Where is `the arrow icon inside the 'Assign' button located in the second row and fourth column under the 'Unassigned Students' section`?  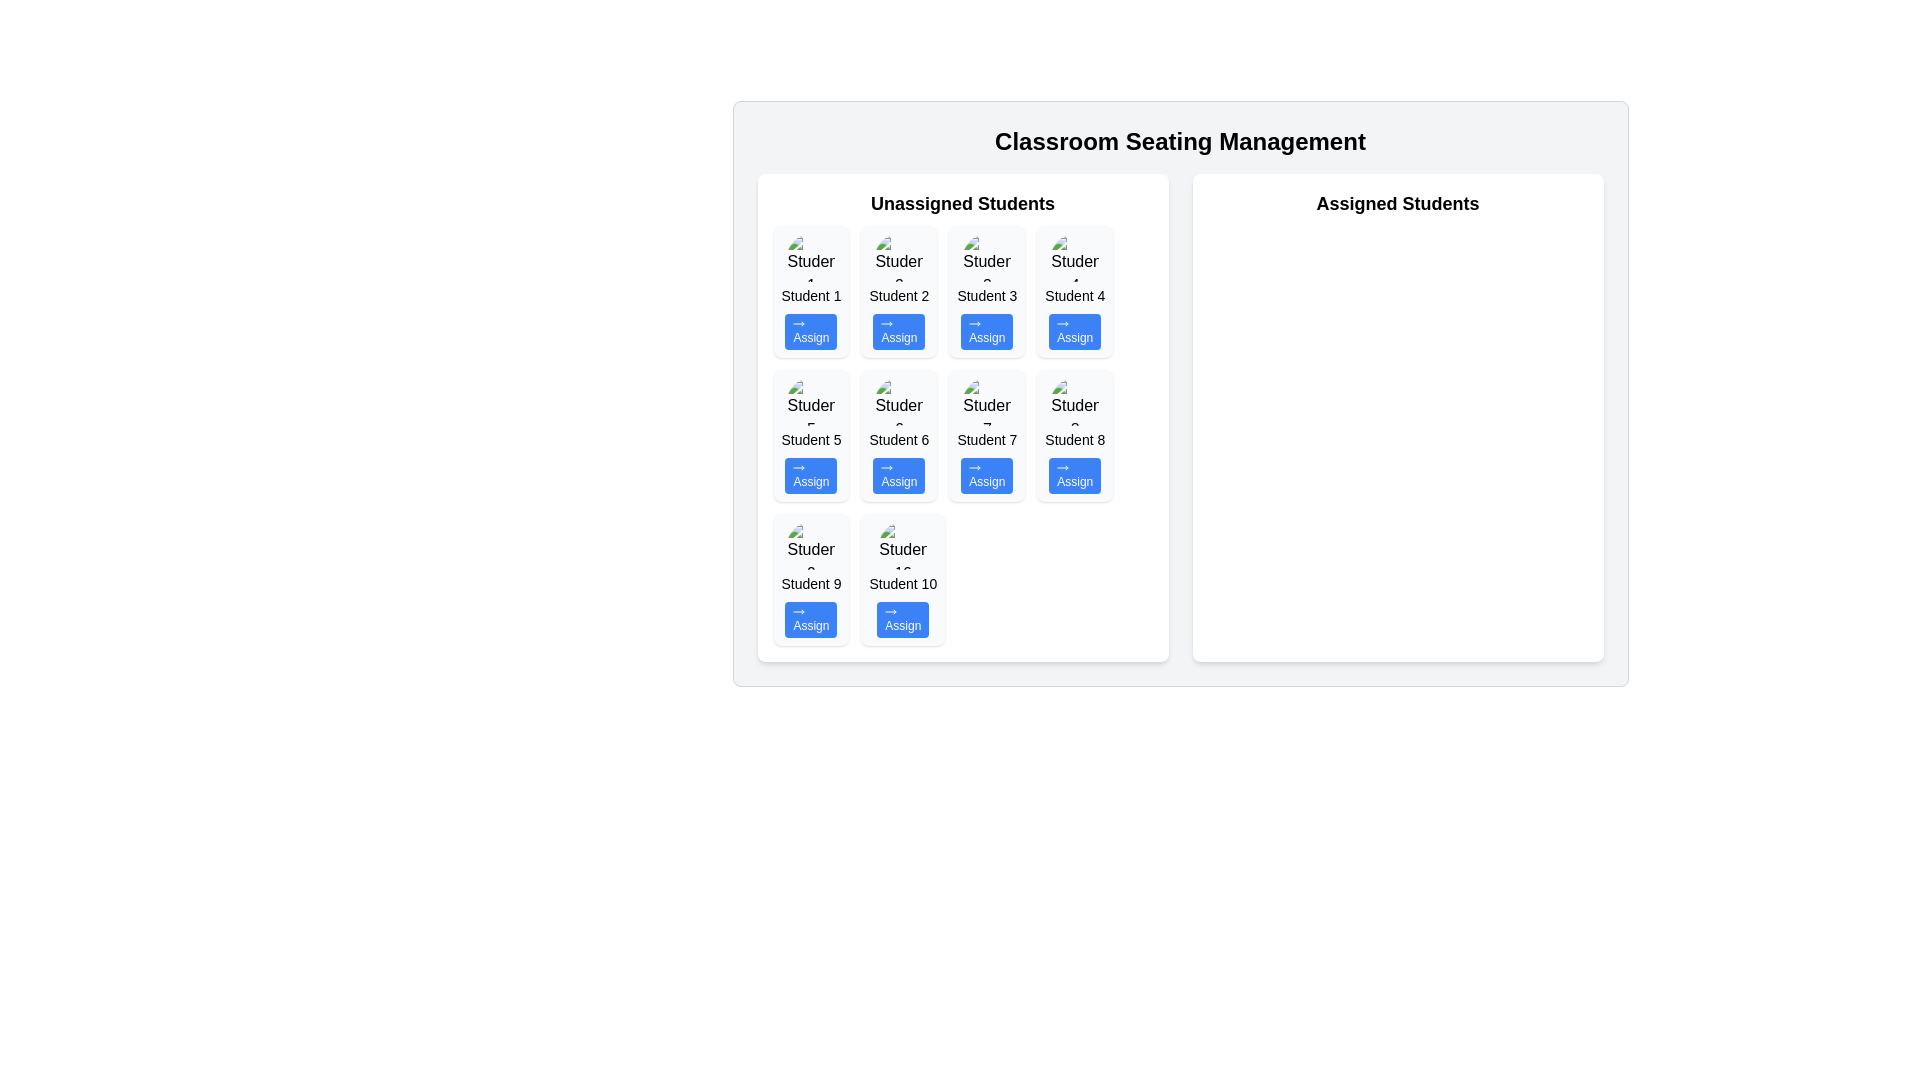 the arrow icon inside the 'Assign' button located in the second row and fourth column under the 'Unassigned Students' section is located at coordinates (1062, 467).